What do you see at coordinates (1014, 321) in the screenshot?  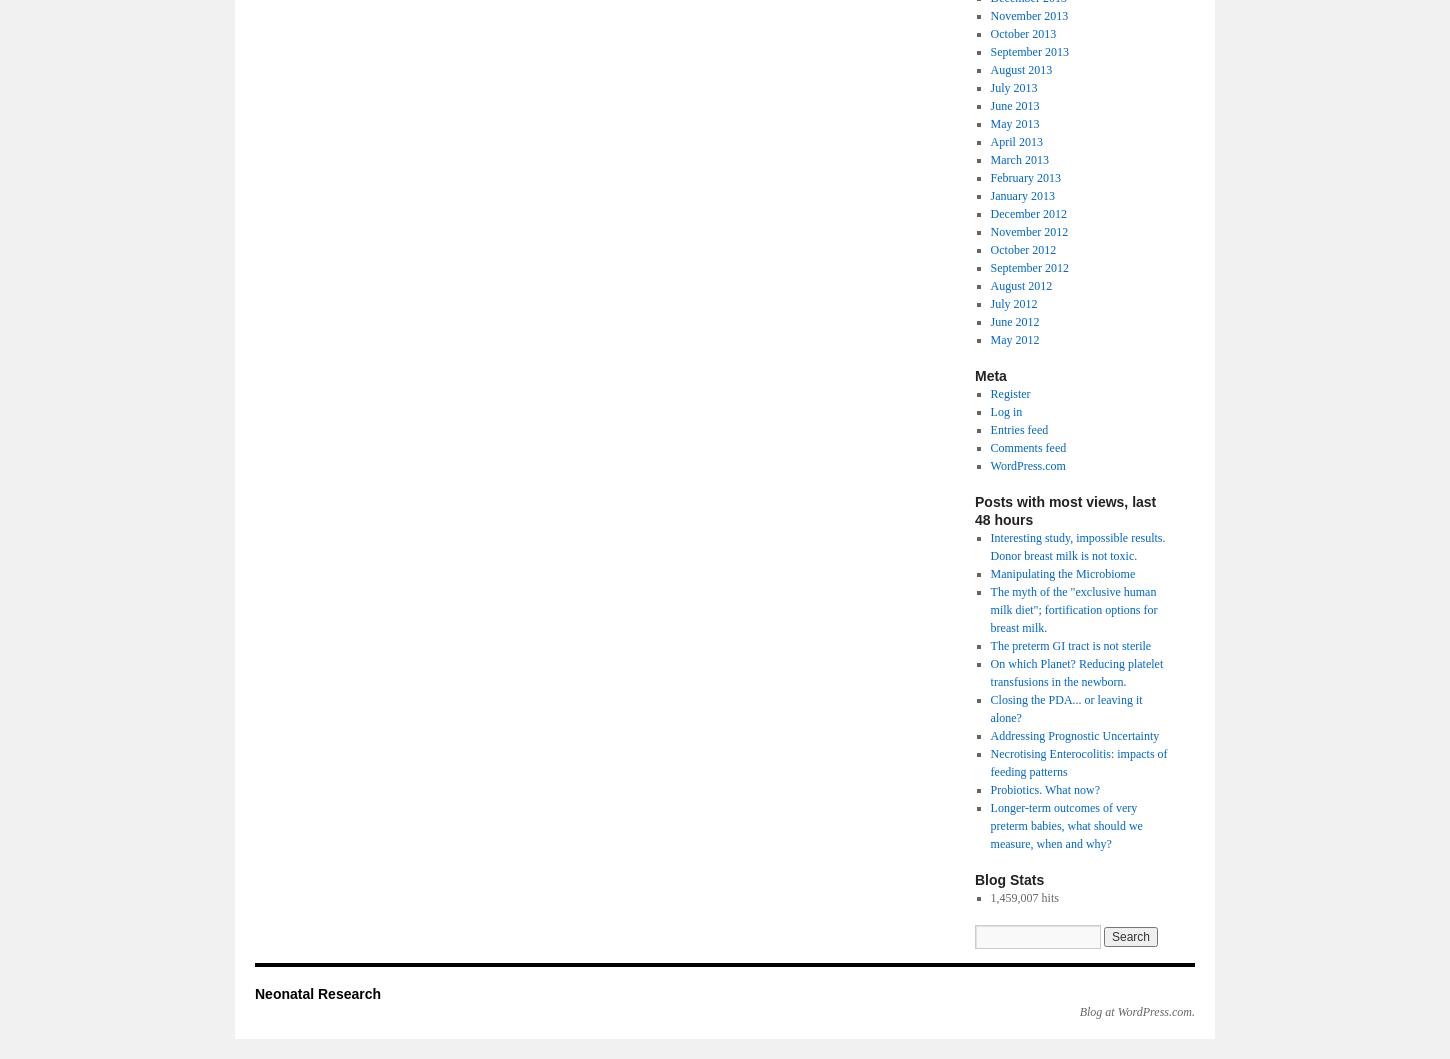 I see `'June 2012'` at bounding box center [1014, 321].